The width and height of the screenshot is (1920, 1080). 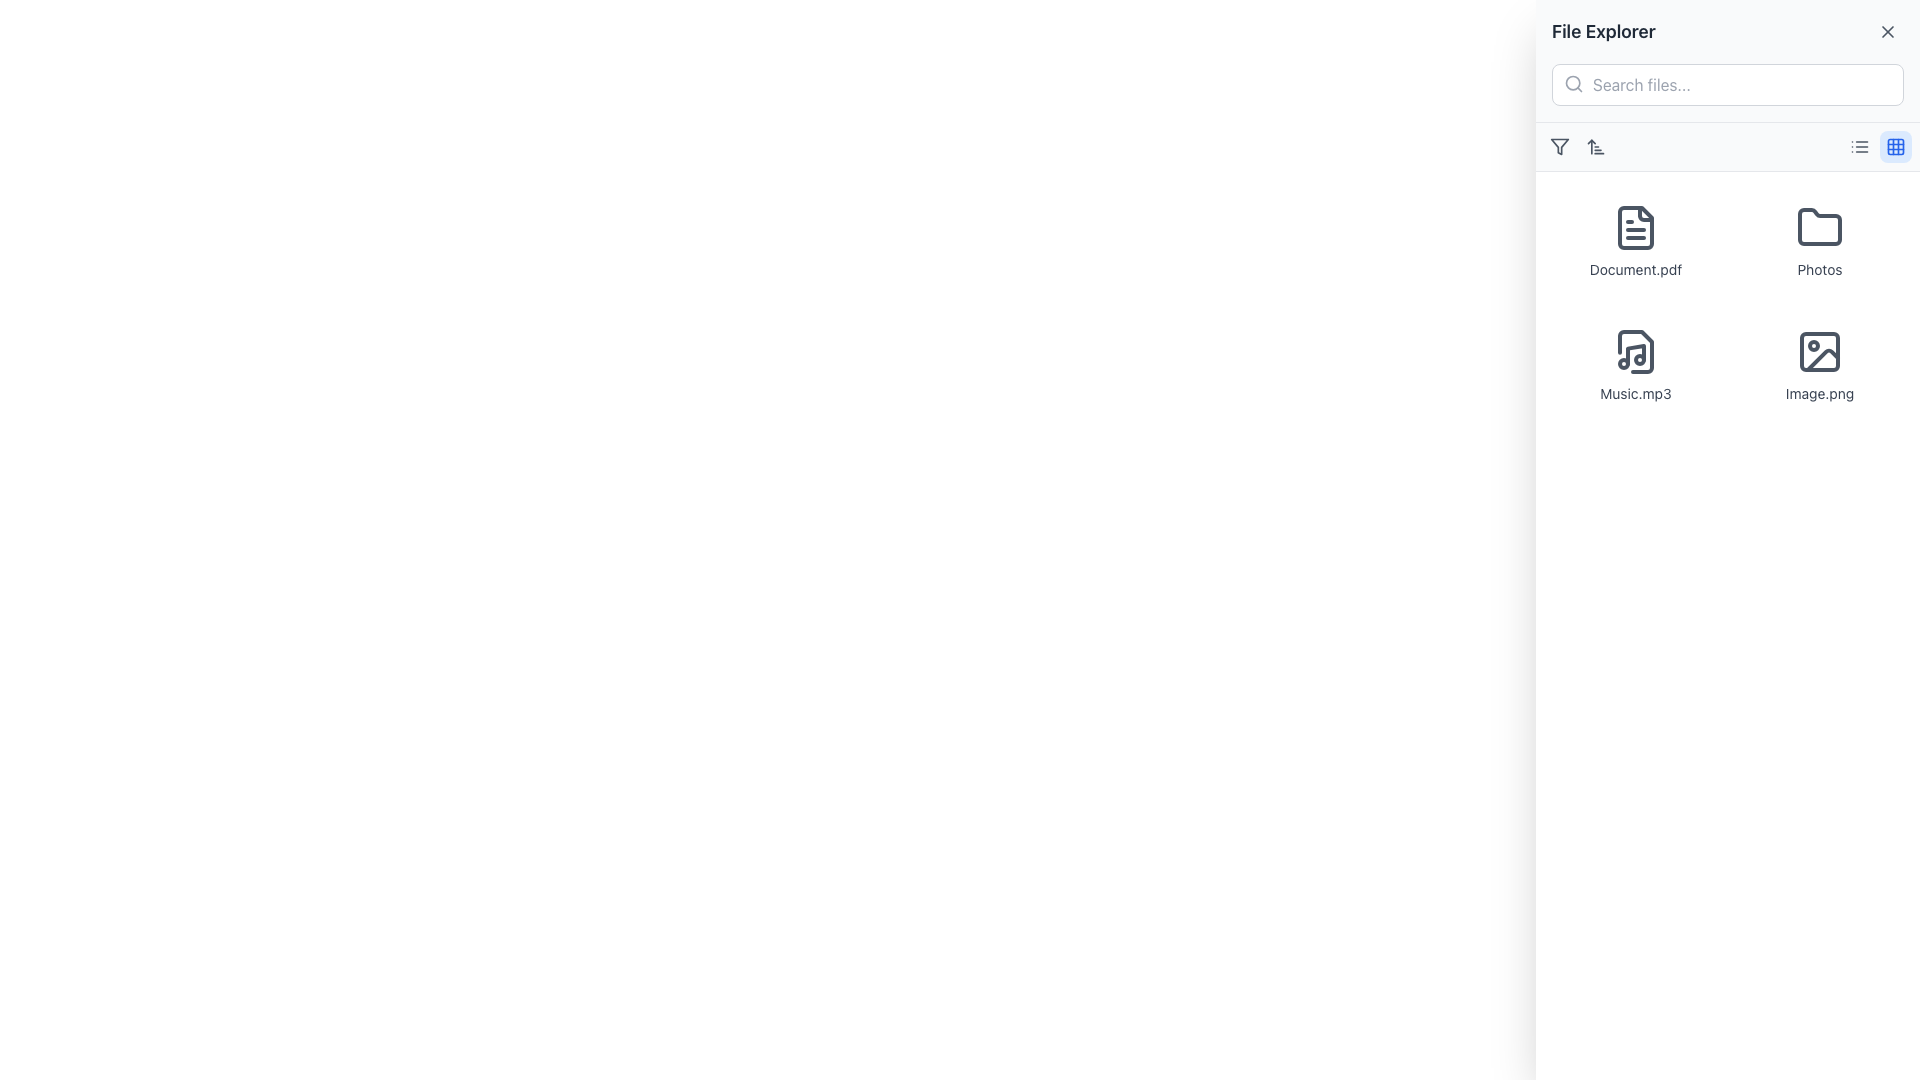 What do you see at coordinates (1636, 226) in the screenshot?
I see `the document file icon labeled 'Document.pdf' in the top-left quadrant of the file explorer interface` at bounding box center [1636, 226].